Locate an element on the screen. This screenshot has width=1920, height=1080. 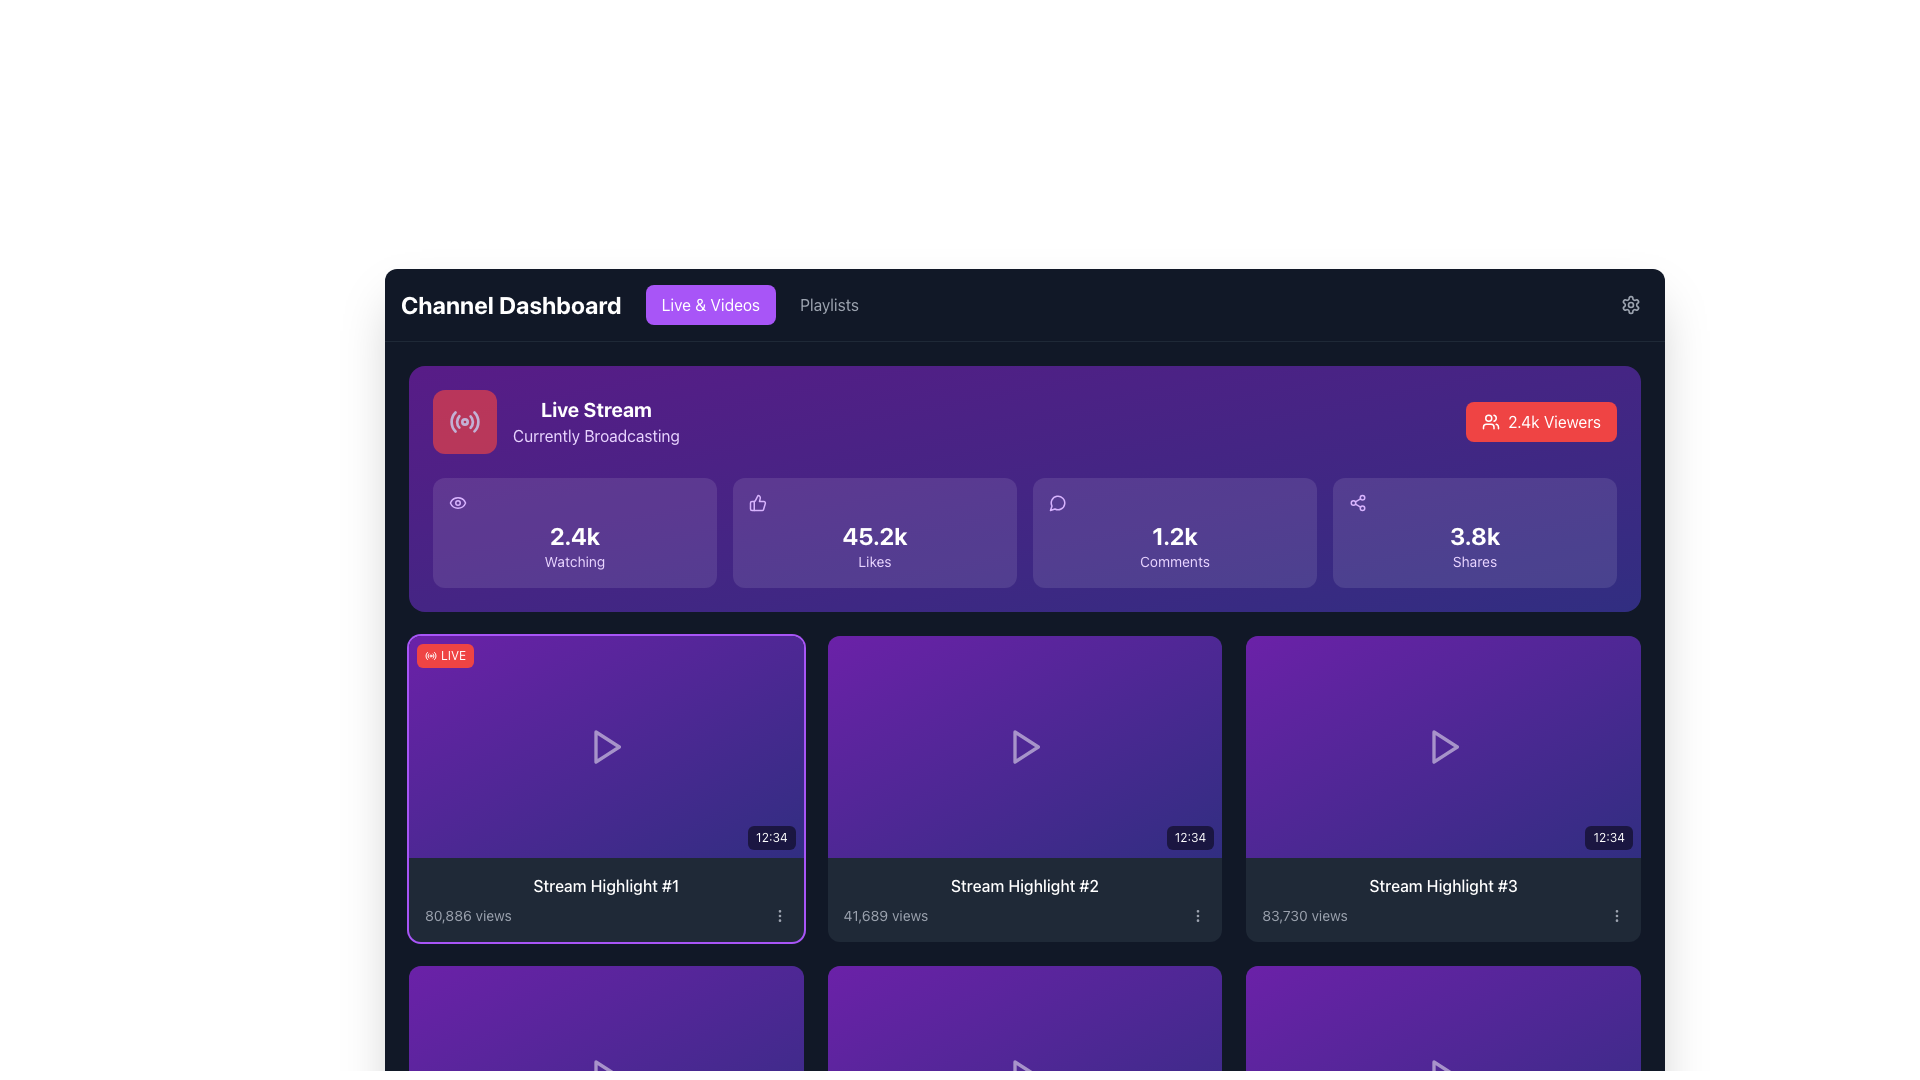
the play icon located in the third video thumbnail of the second row titled 'Stream Highlight #3' is located at coordinates (1445, 746).